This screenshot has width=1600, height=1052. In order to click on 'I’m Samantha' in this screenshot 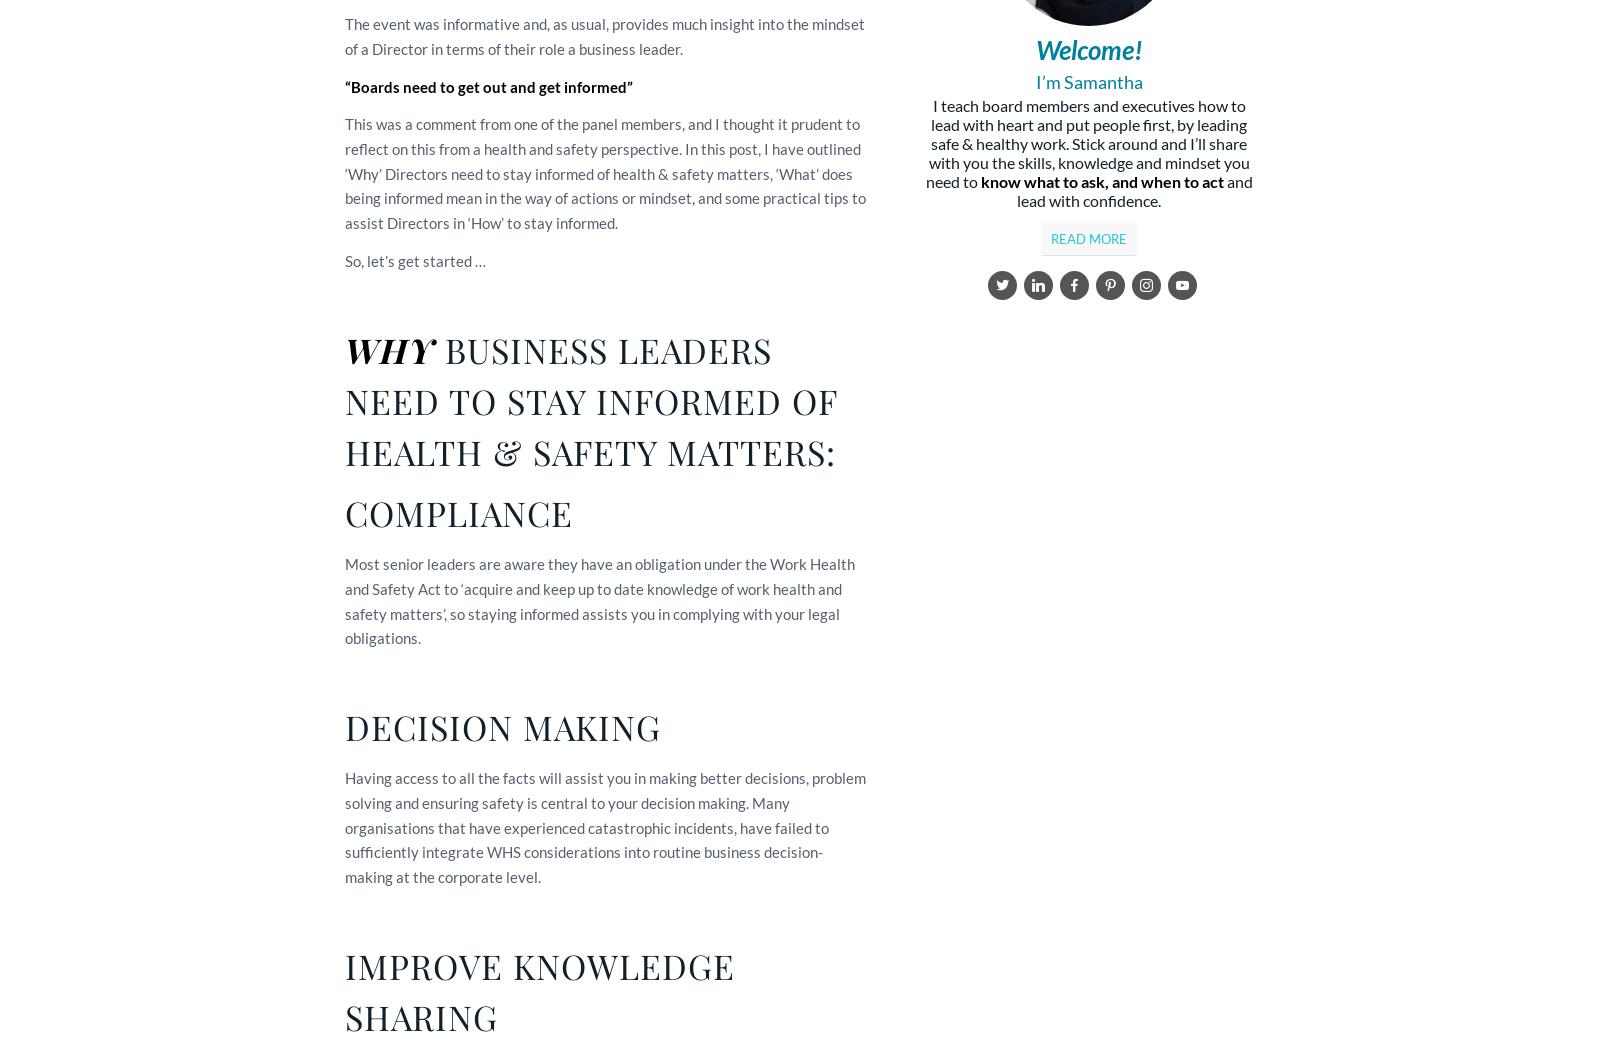, I will do `click(1088, 80)`.